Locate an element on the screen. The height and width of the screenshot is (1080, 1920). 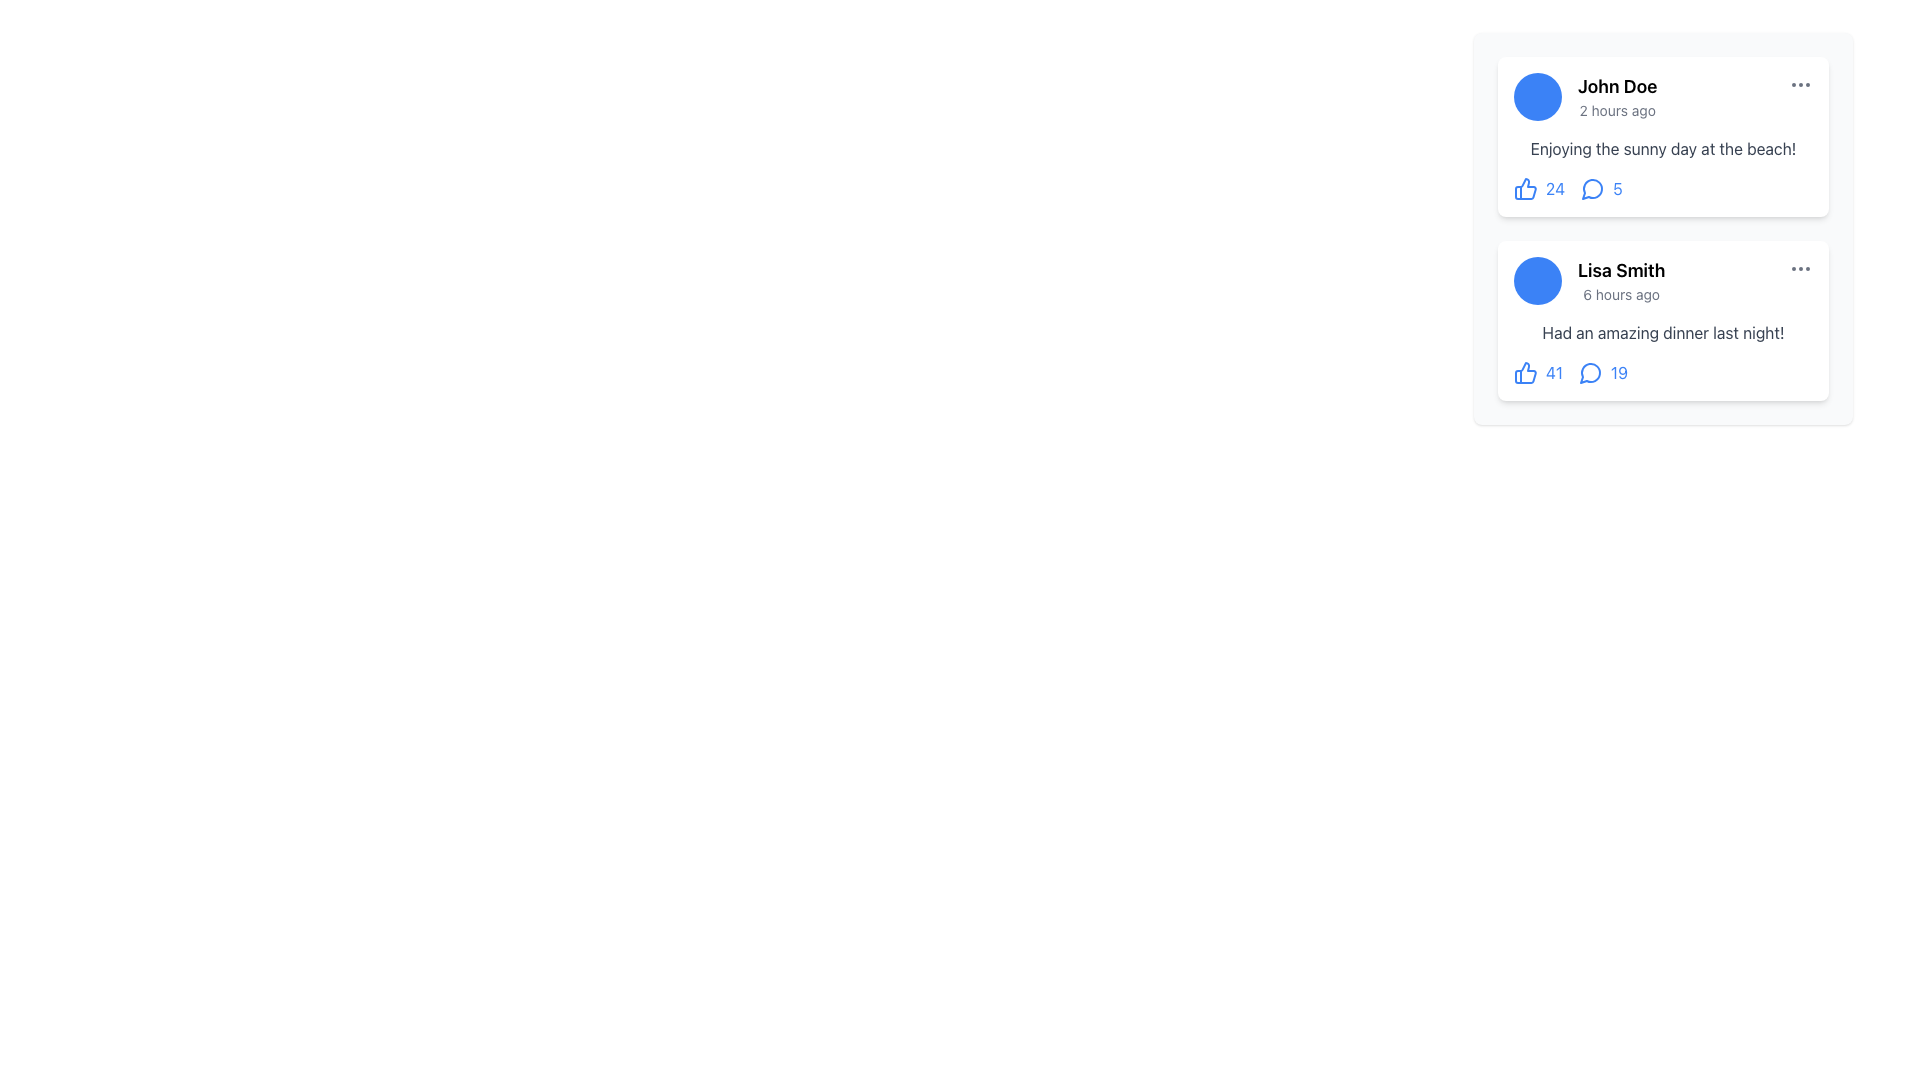
the username 'Lisa Smith' in the header of the second post is located at coordinates (1663, 281).